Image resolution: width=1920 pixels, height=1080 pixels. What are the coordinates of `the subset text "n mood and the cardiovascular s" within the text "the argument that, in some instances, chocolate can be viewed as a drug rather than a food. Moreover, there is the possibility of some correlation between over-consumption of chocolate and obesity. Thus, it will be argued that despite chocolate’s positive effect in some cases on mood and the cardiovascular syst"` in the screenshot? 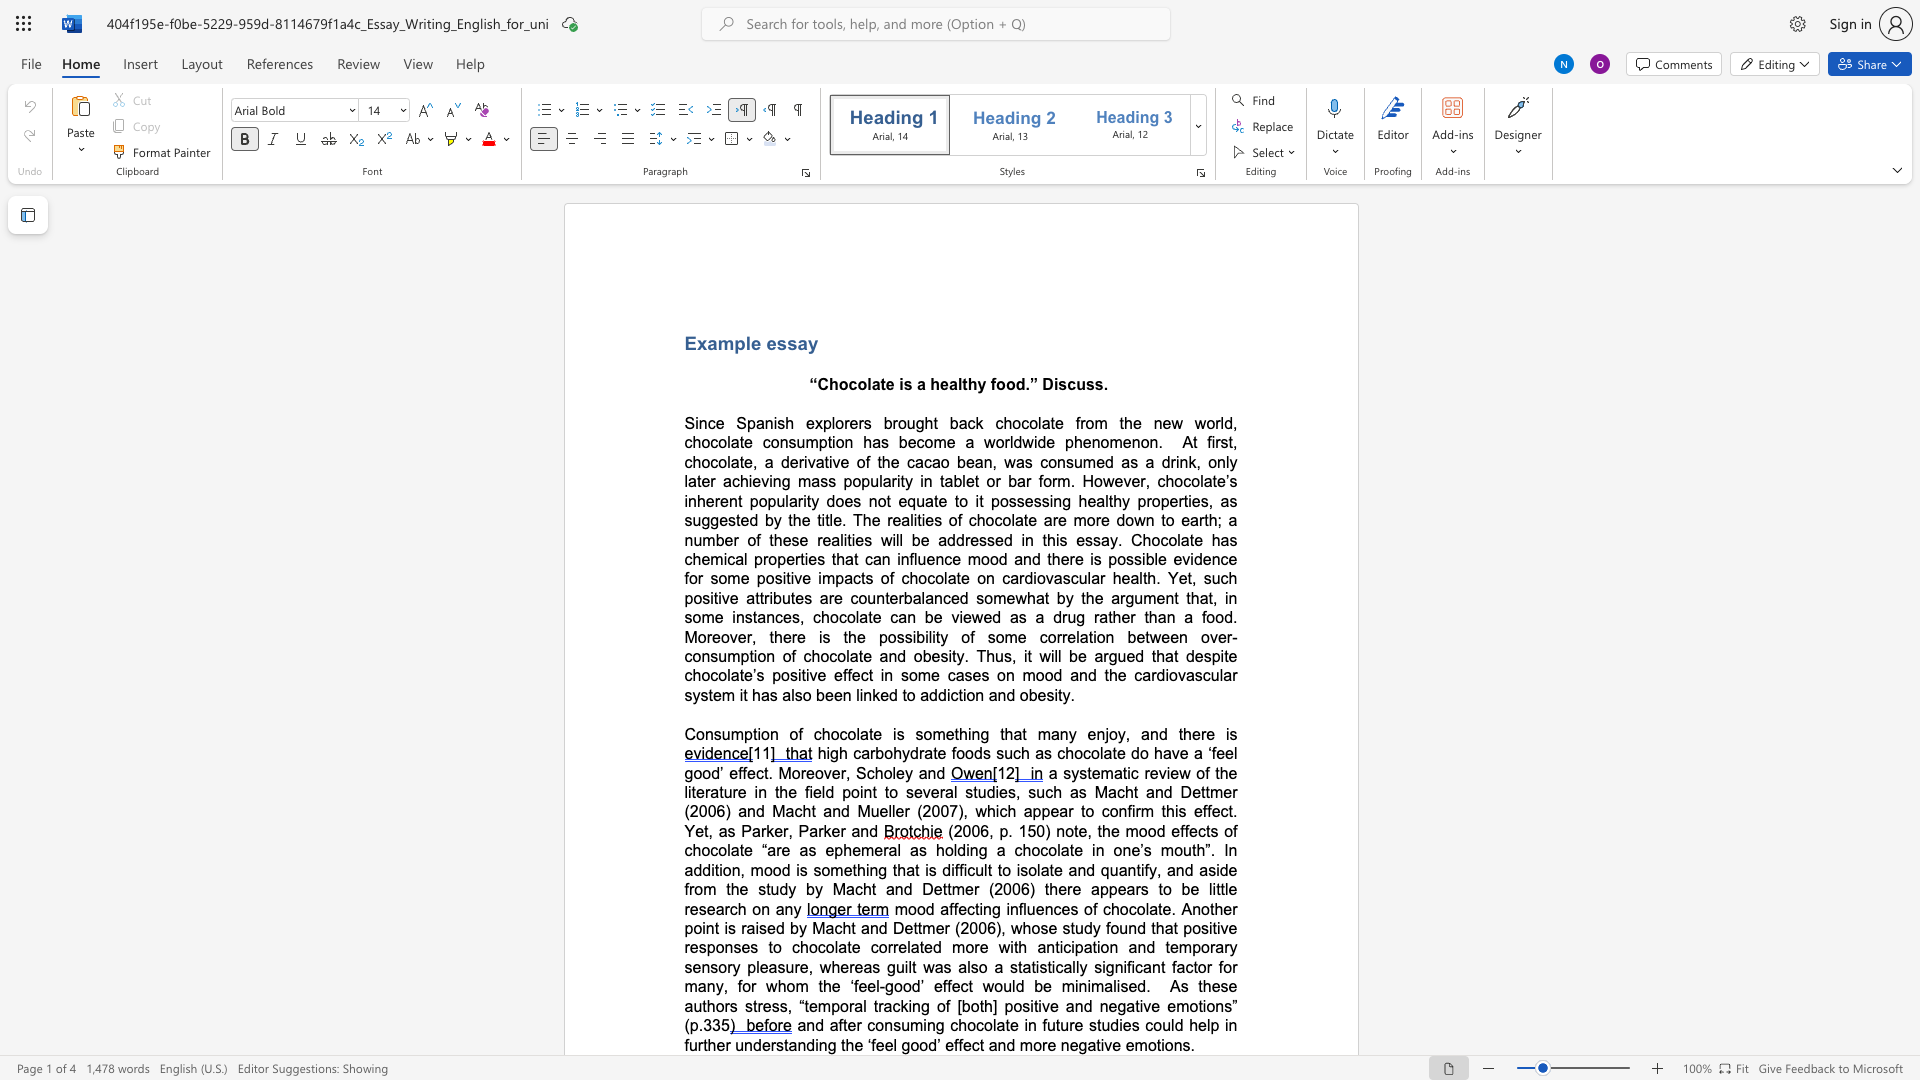 It's located at (1005, 675).